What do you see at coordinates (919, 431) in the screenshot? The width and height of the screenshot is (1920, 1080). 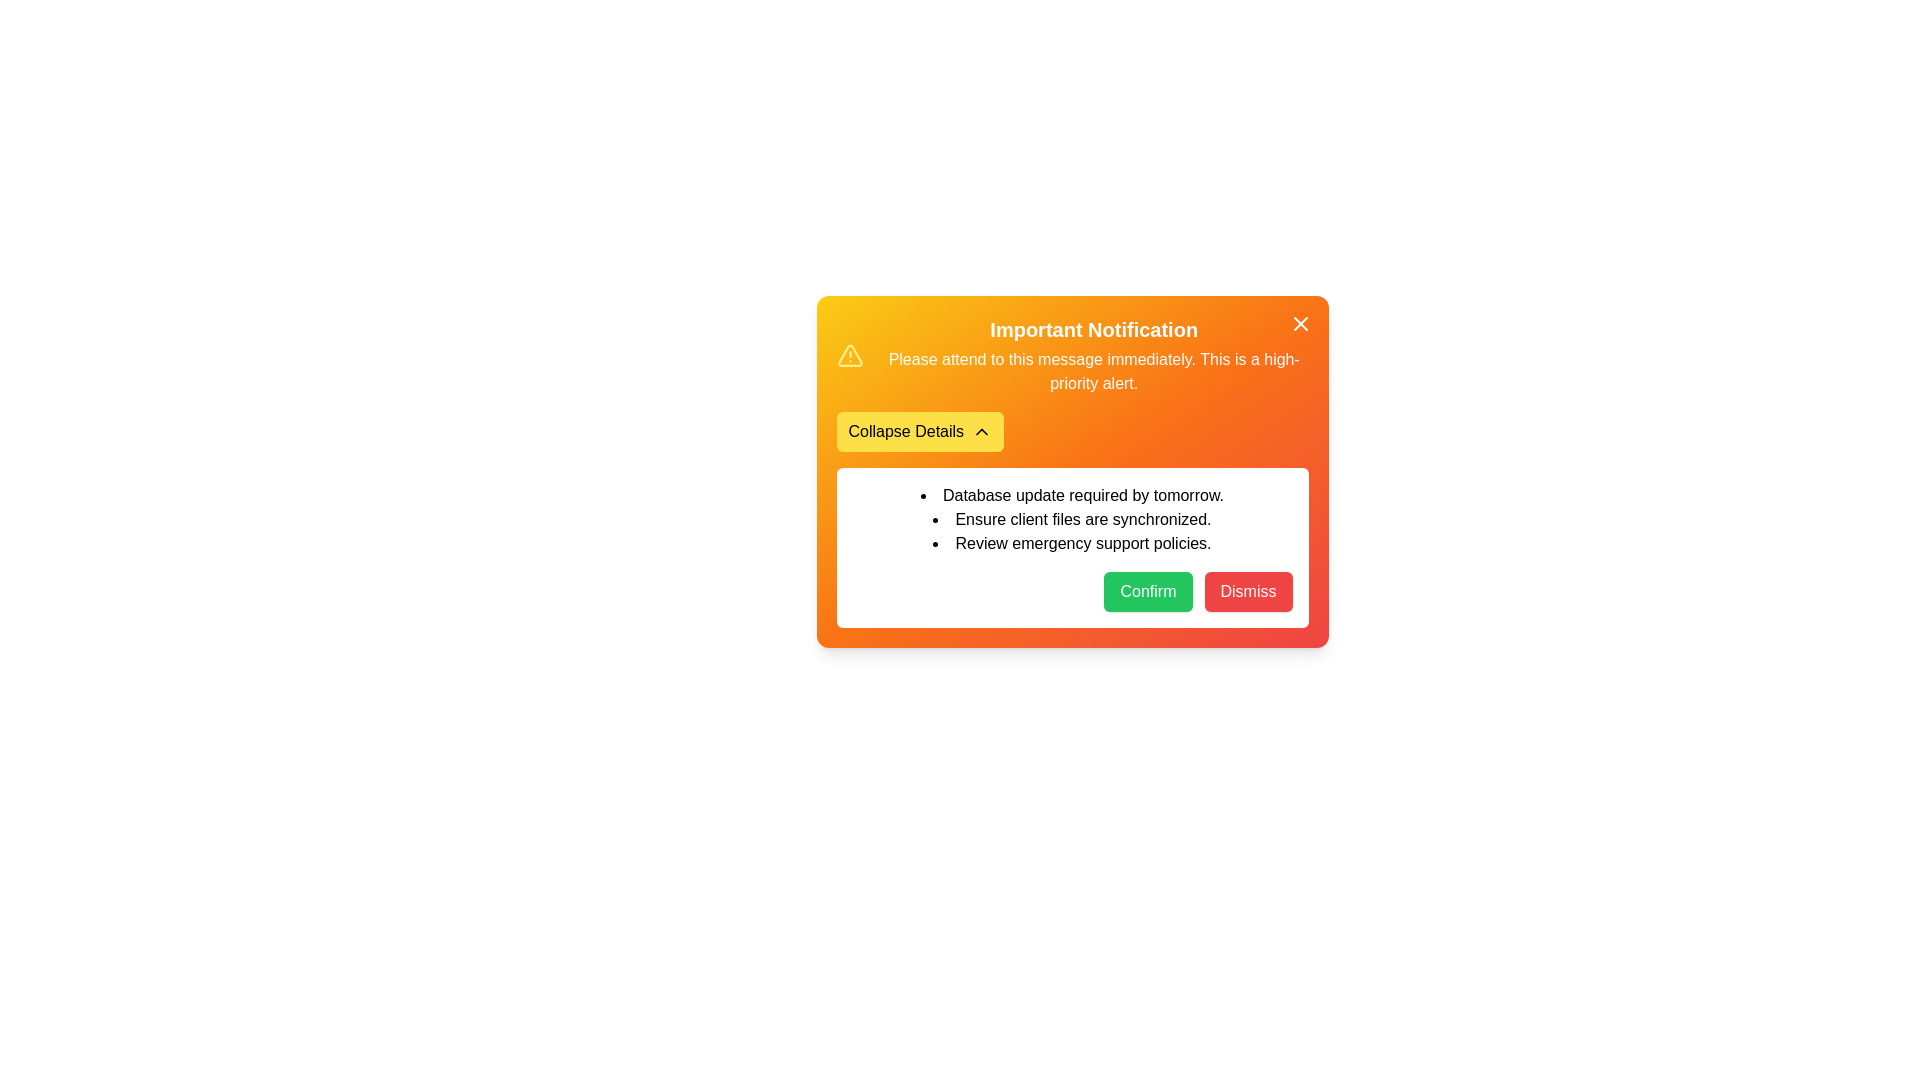 I see `the 'Collapse Details' button to toggle the expanded state of the notification` at bounding box center [919, 431].